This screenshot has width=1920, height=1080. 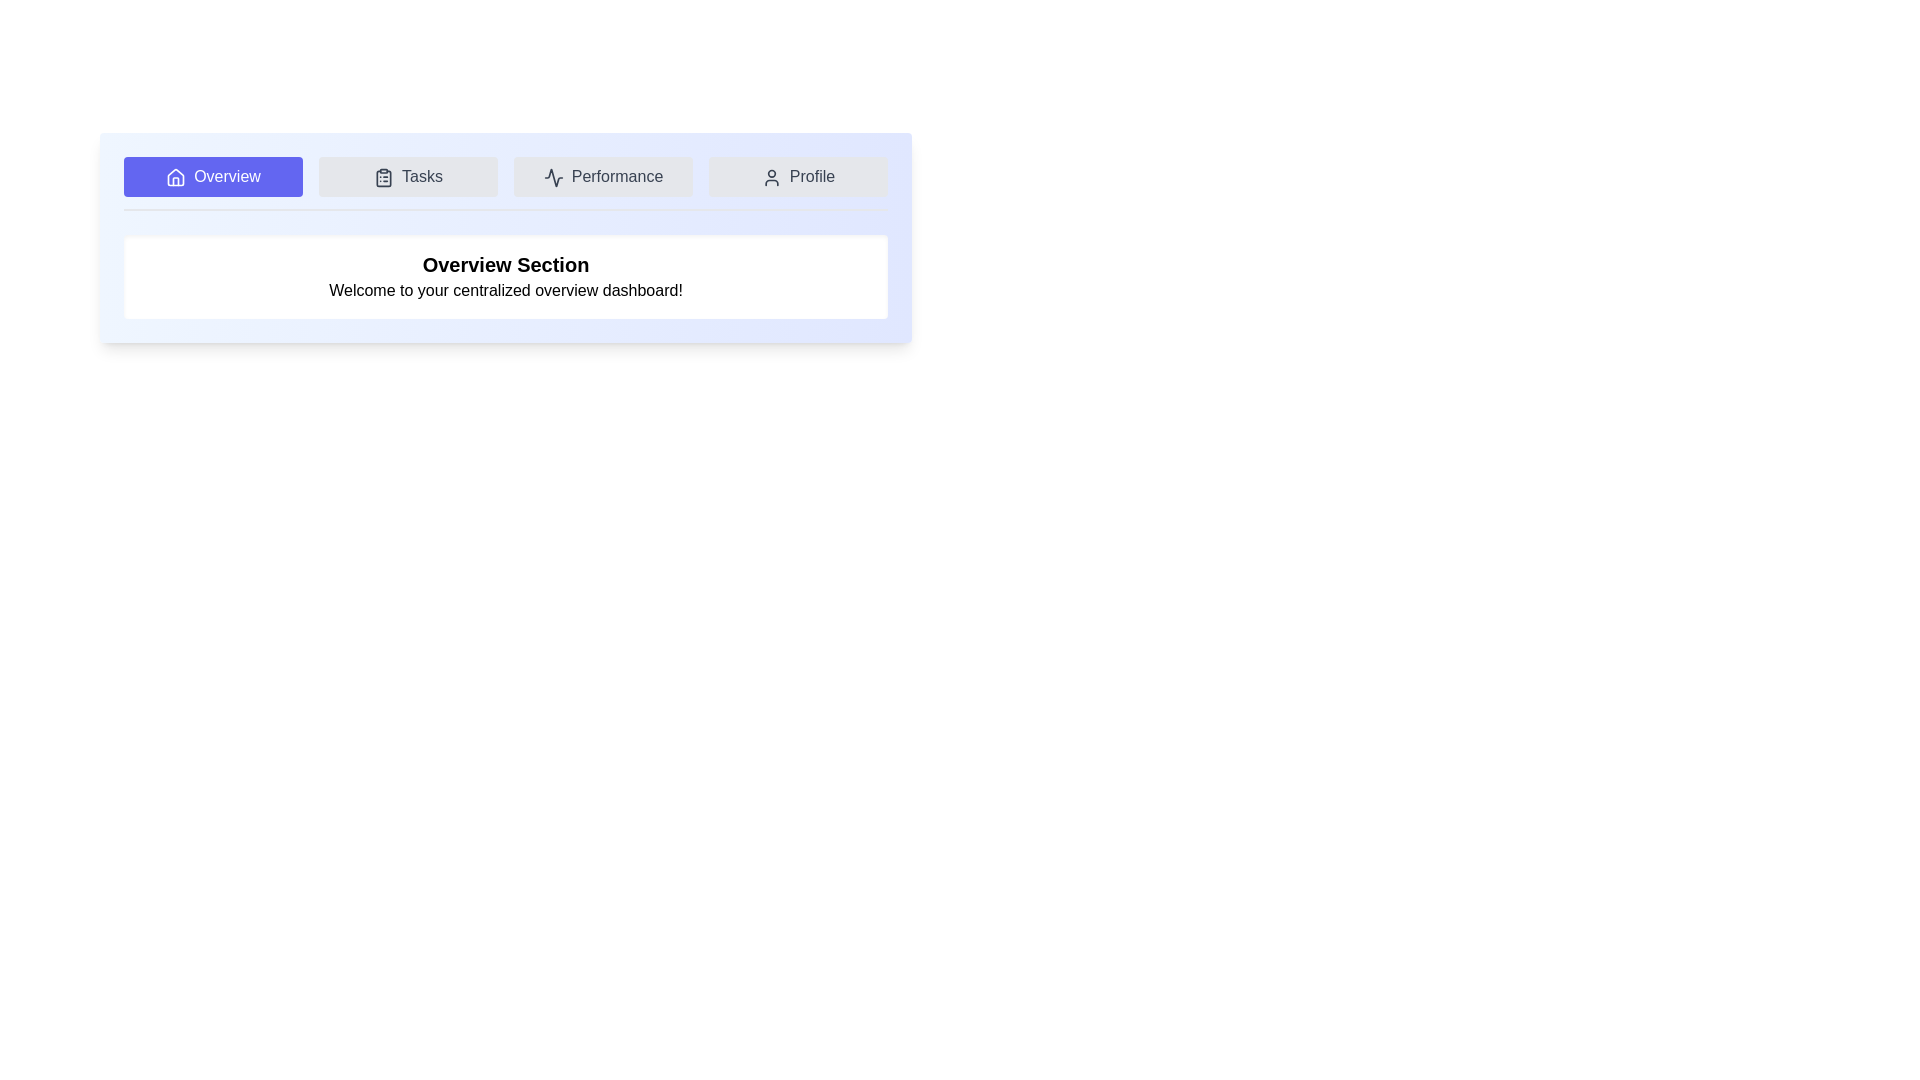 What do you see at coordinates (384, 177) in the screenshot?
I see `the clipboard list icon in the 'Tasks' section of the navigation bar, which is represented by an SVG with rounded edges and sectioning lines` at bounding box center [384, 177].